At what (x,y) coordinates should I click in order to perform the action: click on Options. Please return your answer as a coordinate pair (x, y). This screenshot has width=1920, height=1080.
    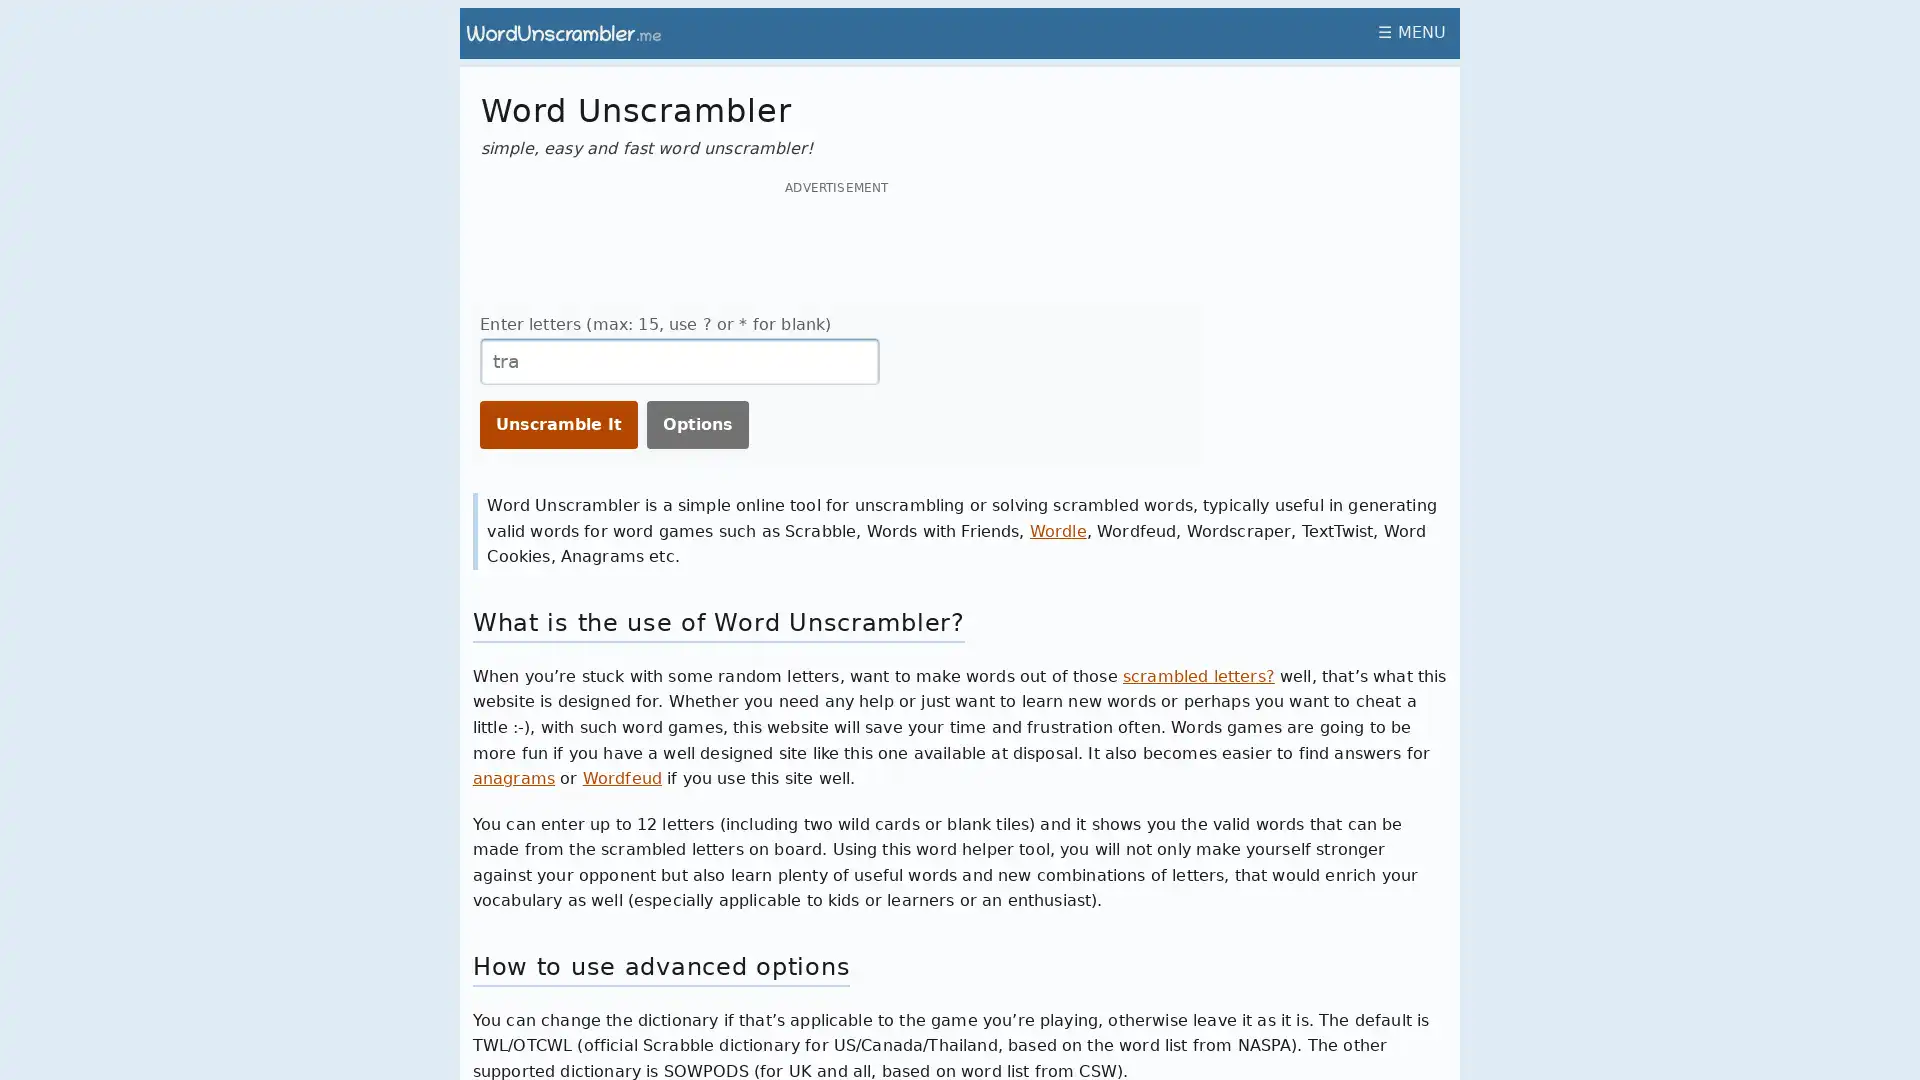
    Looking at the image, I should click on (697, 423).